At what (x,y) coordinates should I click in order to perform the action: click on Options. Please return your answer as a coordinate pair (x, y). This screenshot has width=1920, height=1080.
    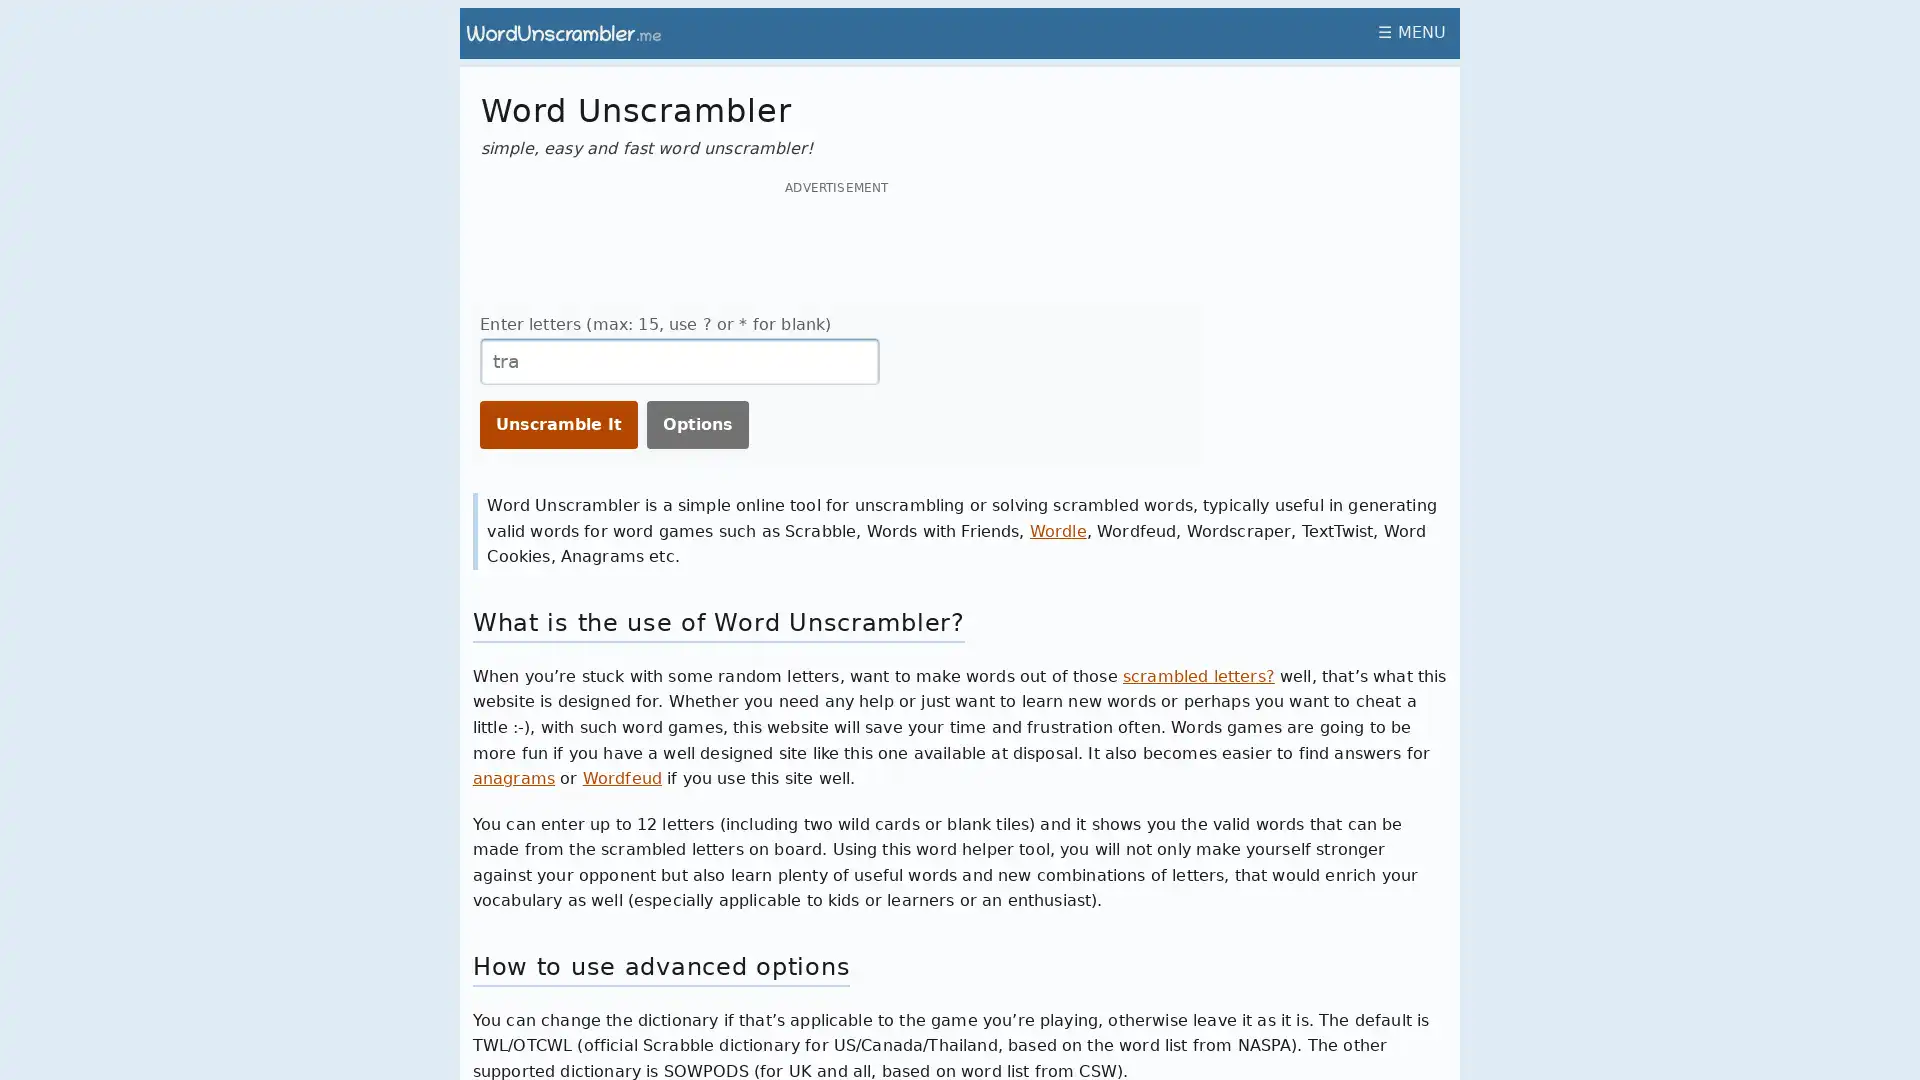
    Looking at the image, I should click on (697, 423).